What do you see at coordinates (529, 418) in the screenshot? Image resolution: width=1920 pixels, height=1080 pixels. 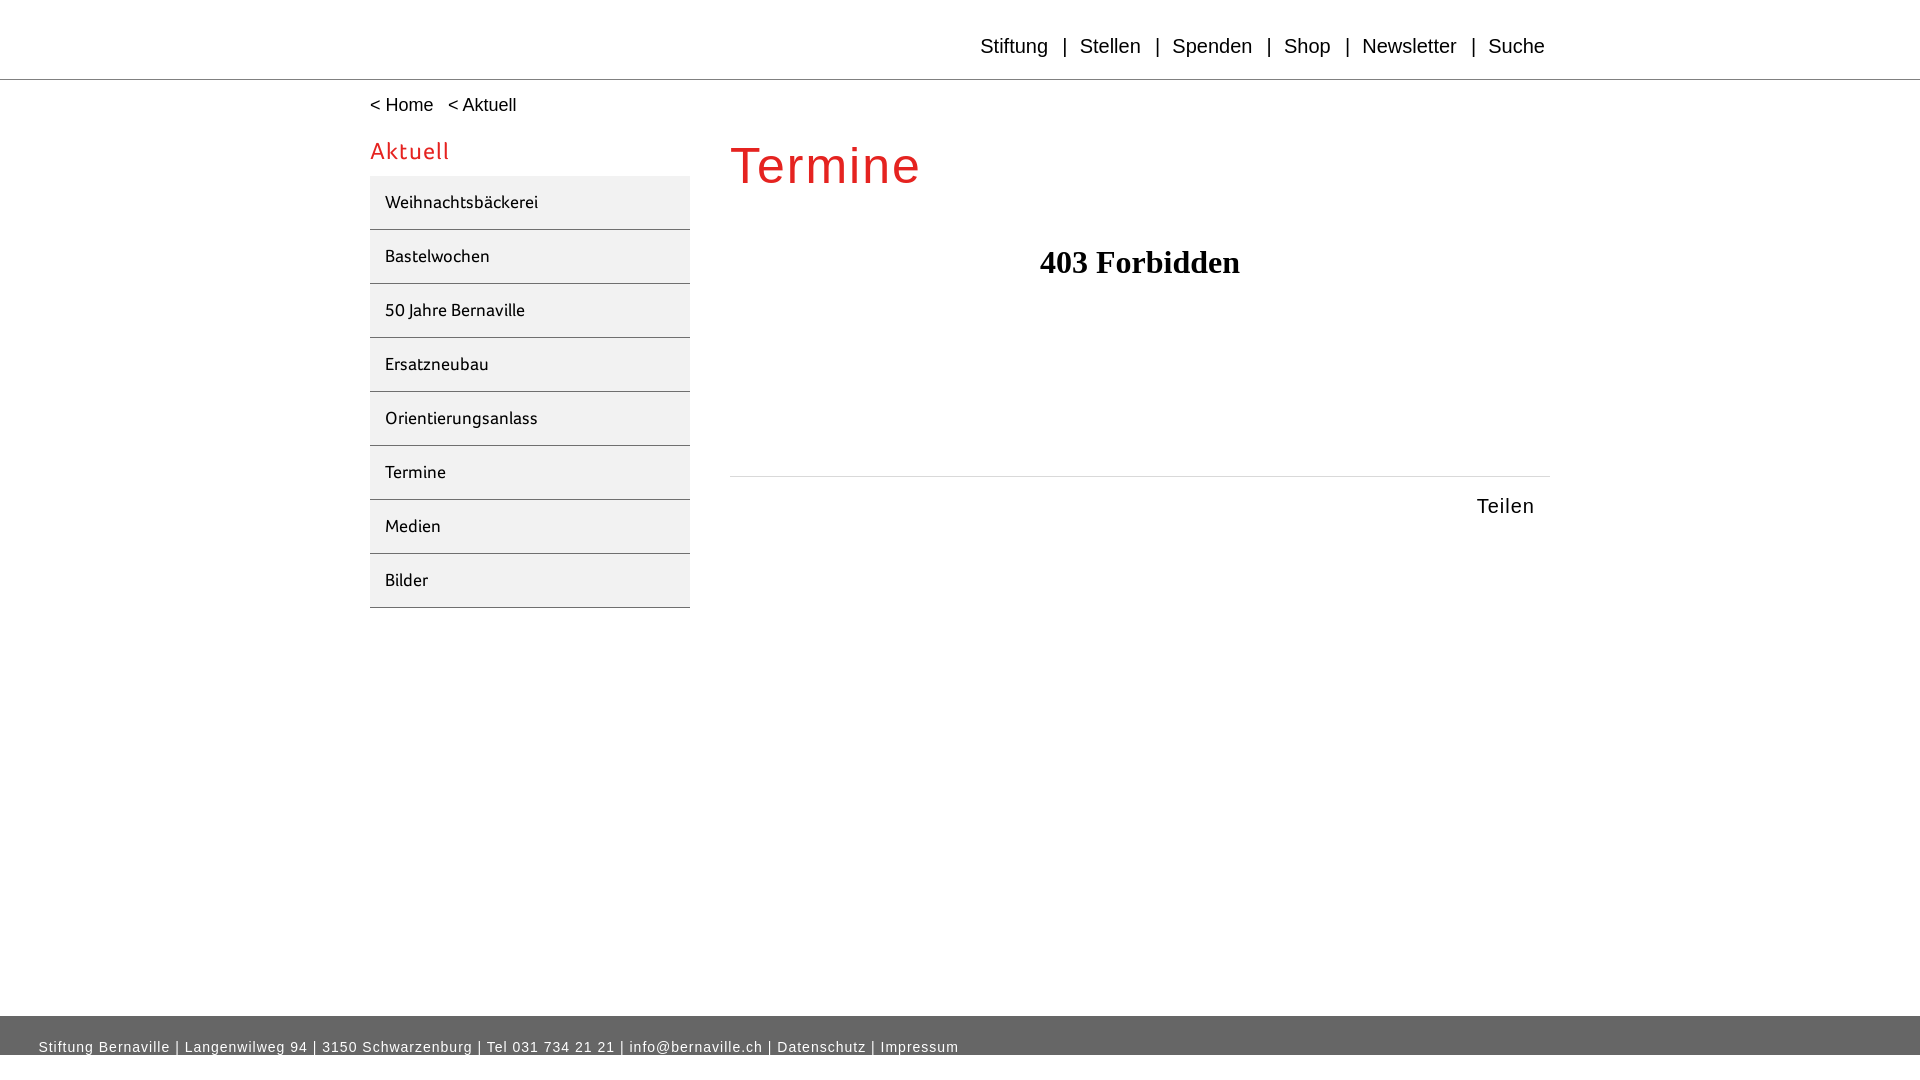 I see `'Orientierungsanlass'` at bounding box center [529, 418].